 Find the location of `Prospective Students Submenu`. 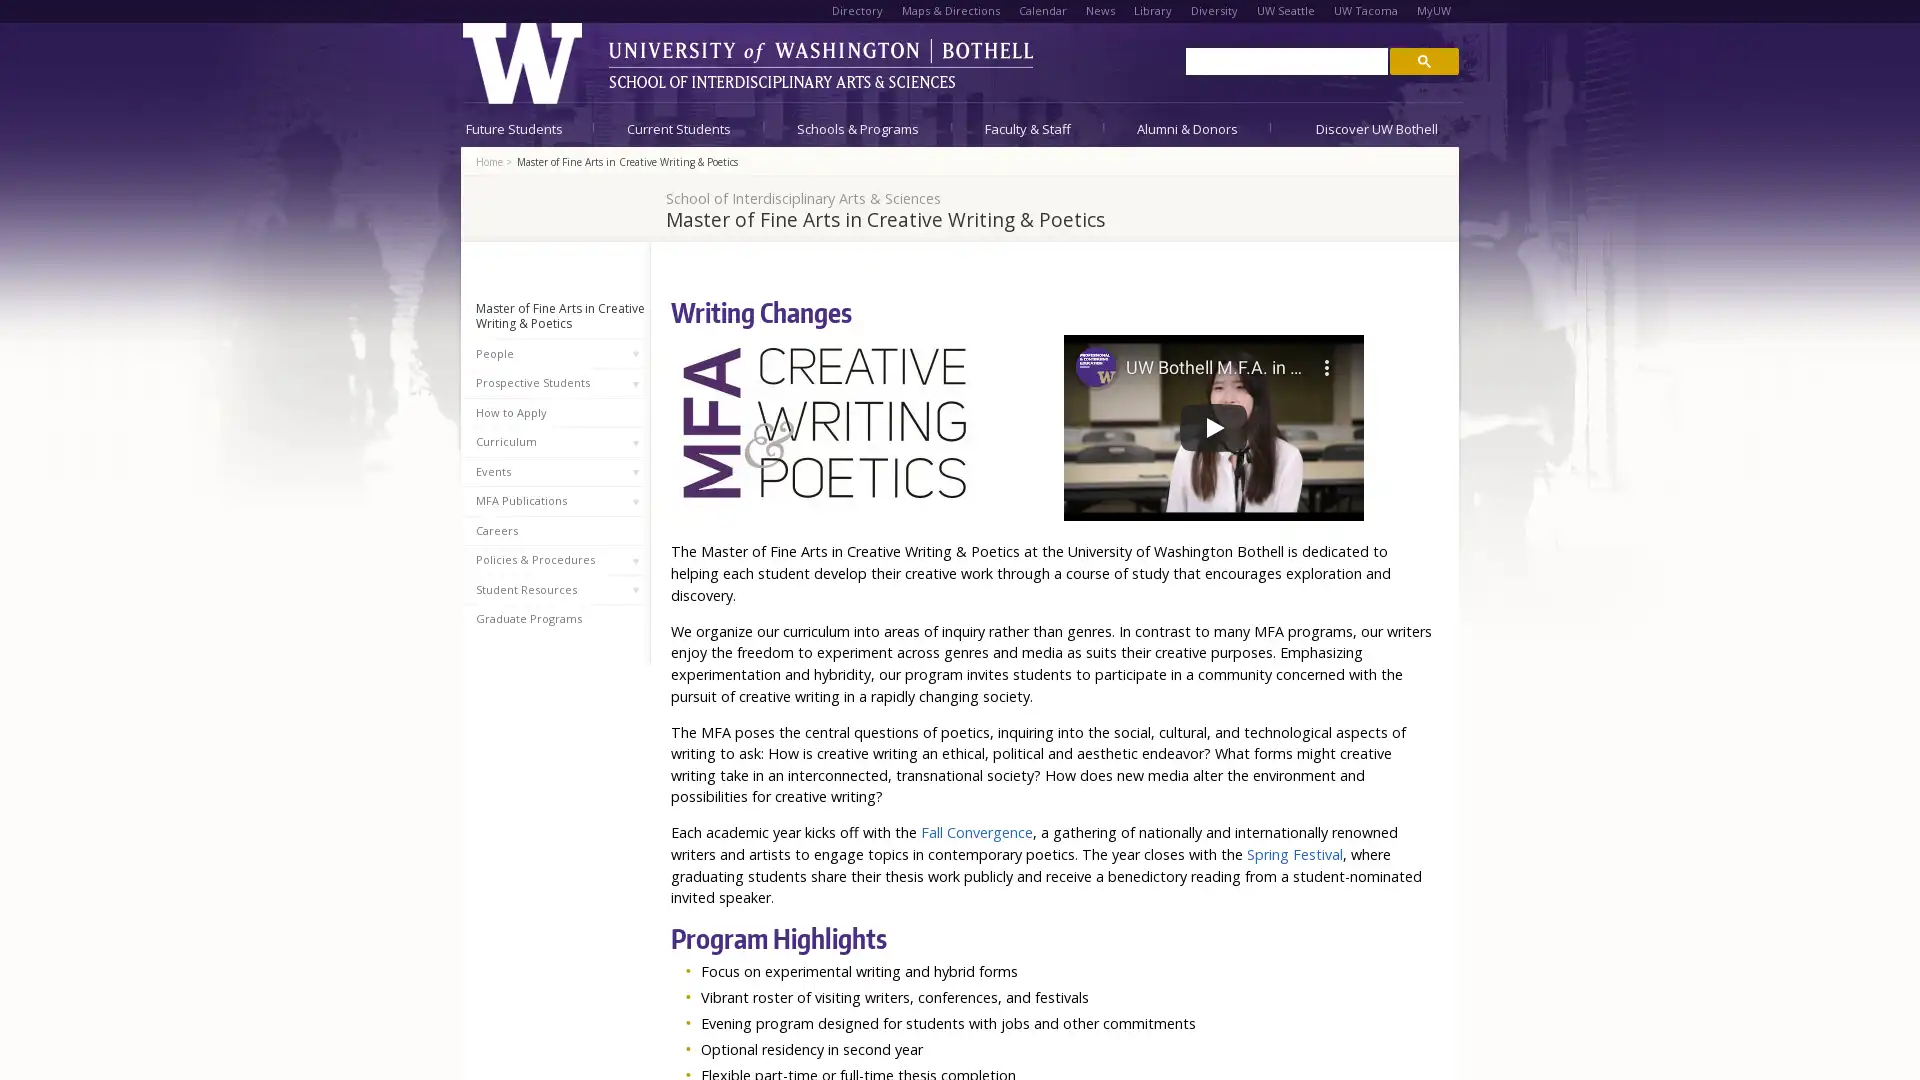

Prospective Students Submenu is located at coordinates (635, 384).